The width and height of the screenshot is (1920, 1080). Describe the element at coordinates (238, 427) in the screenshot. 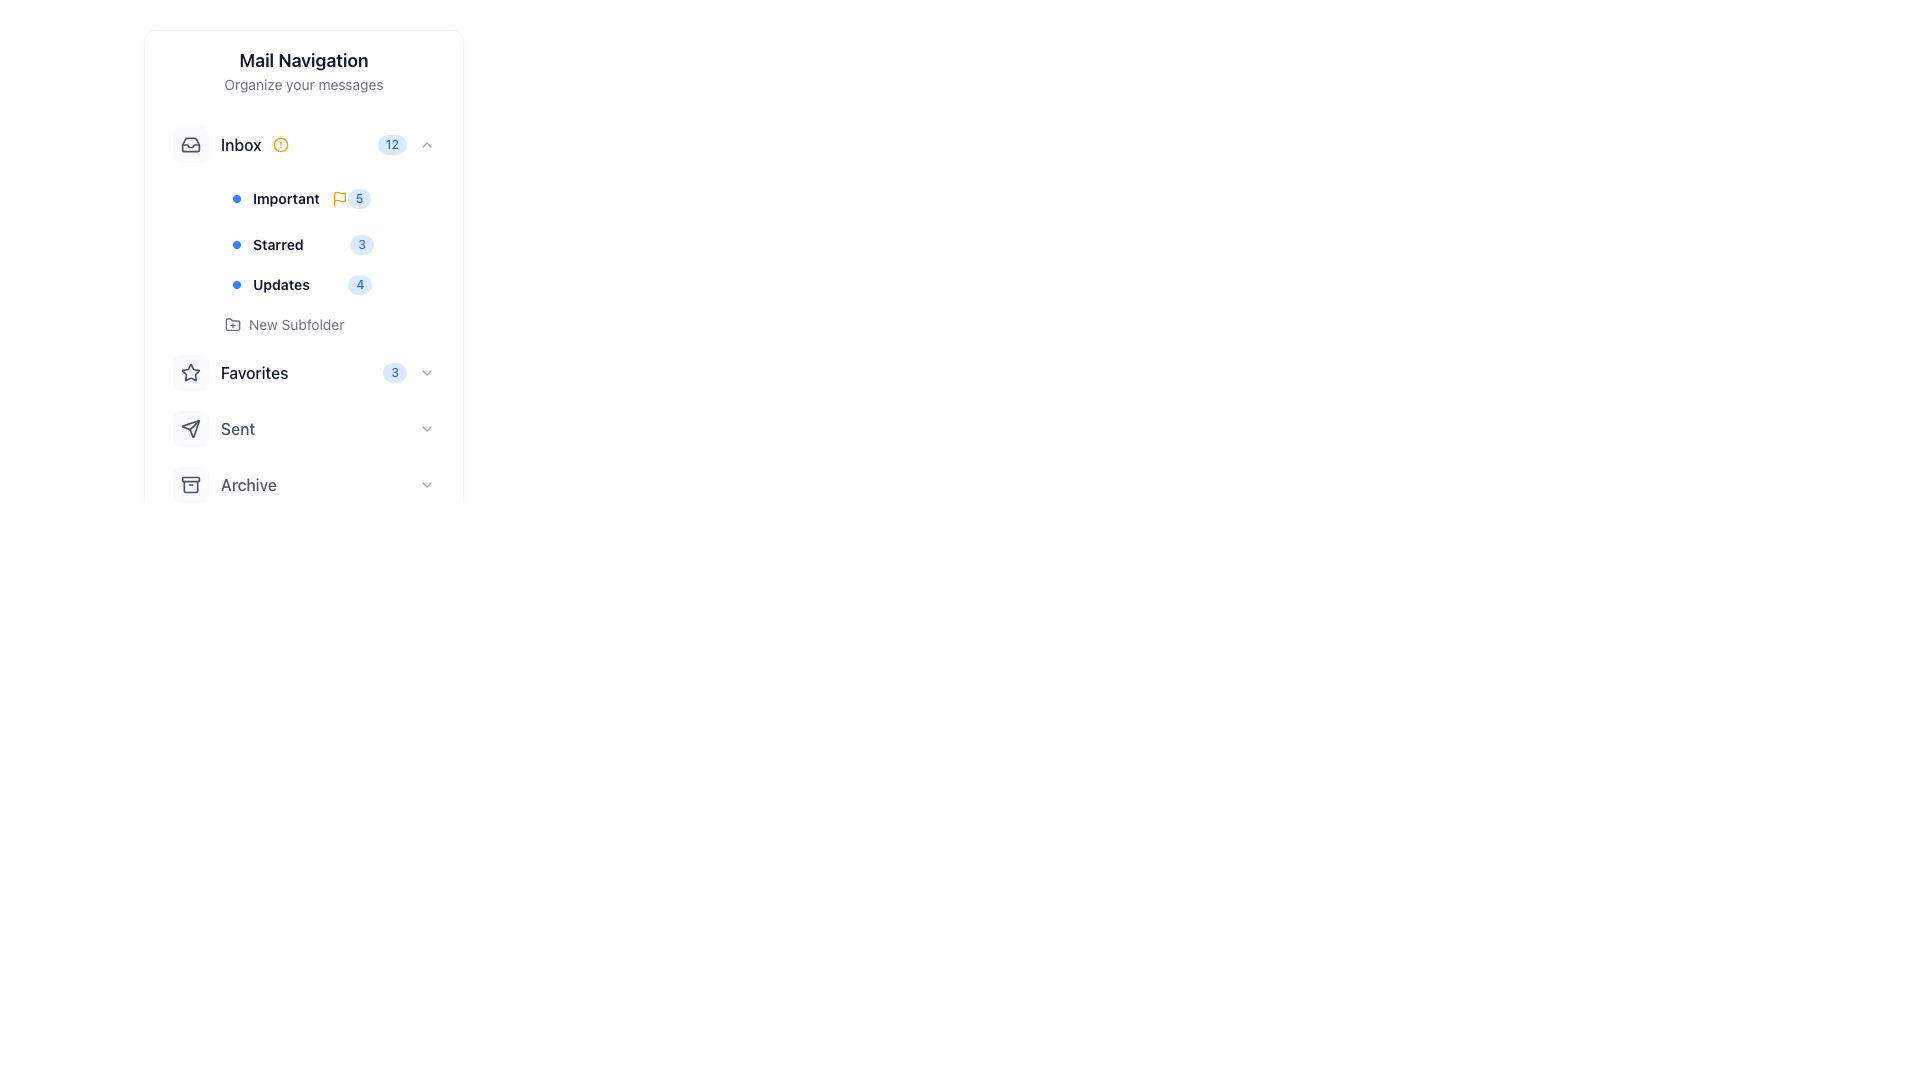

I see `the static text label displaying the word 'Sent' located in the 'Favorites' section of the navigation menu` at that location.